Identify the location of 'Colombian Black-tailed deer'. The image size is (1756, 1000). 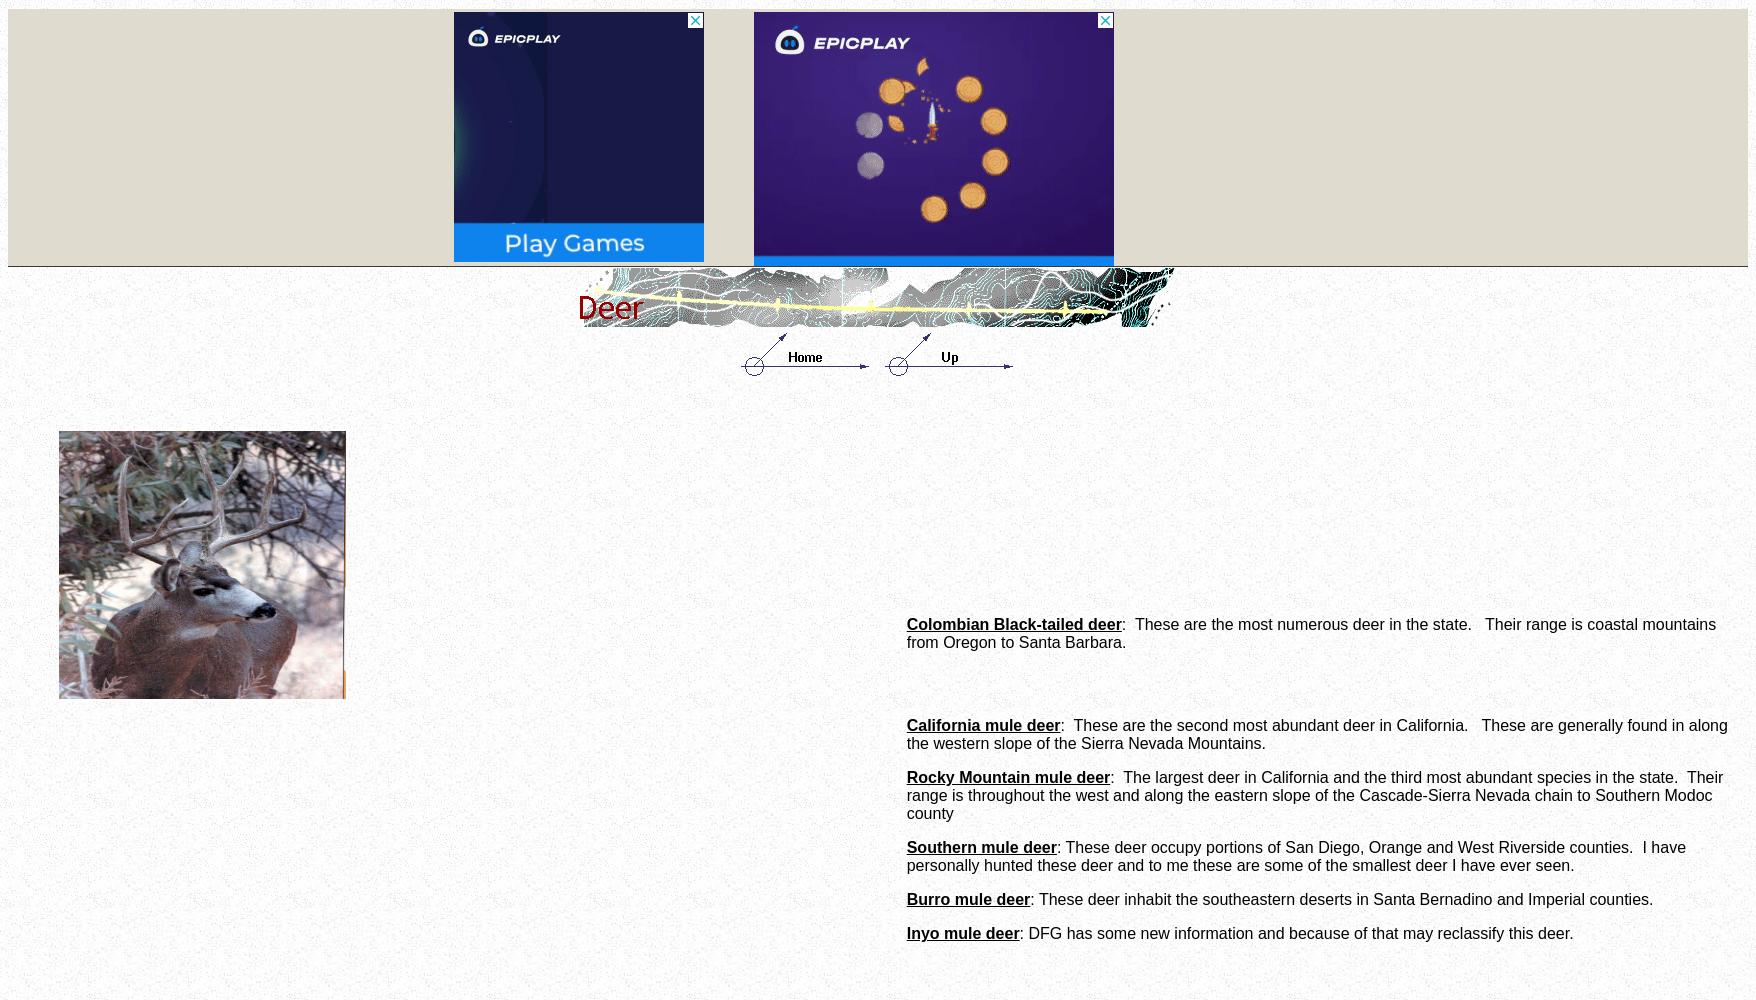
(1012, 623).